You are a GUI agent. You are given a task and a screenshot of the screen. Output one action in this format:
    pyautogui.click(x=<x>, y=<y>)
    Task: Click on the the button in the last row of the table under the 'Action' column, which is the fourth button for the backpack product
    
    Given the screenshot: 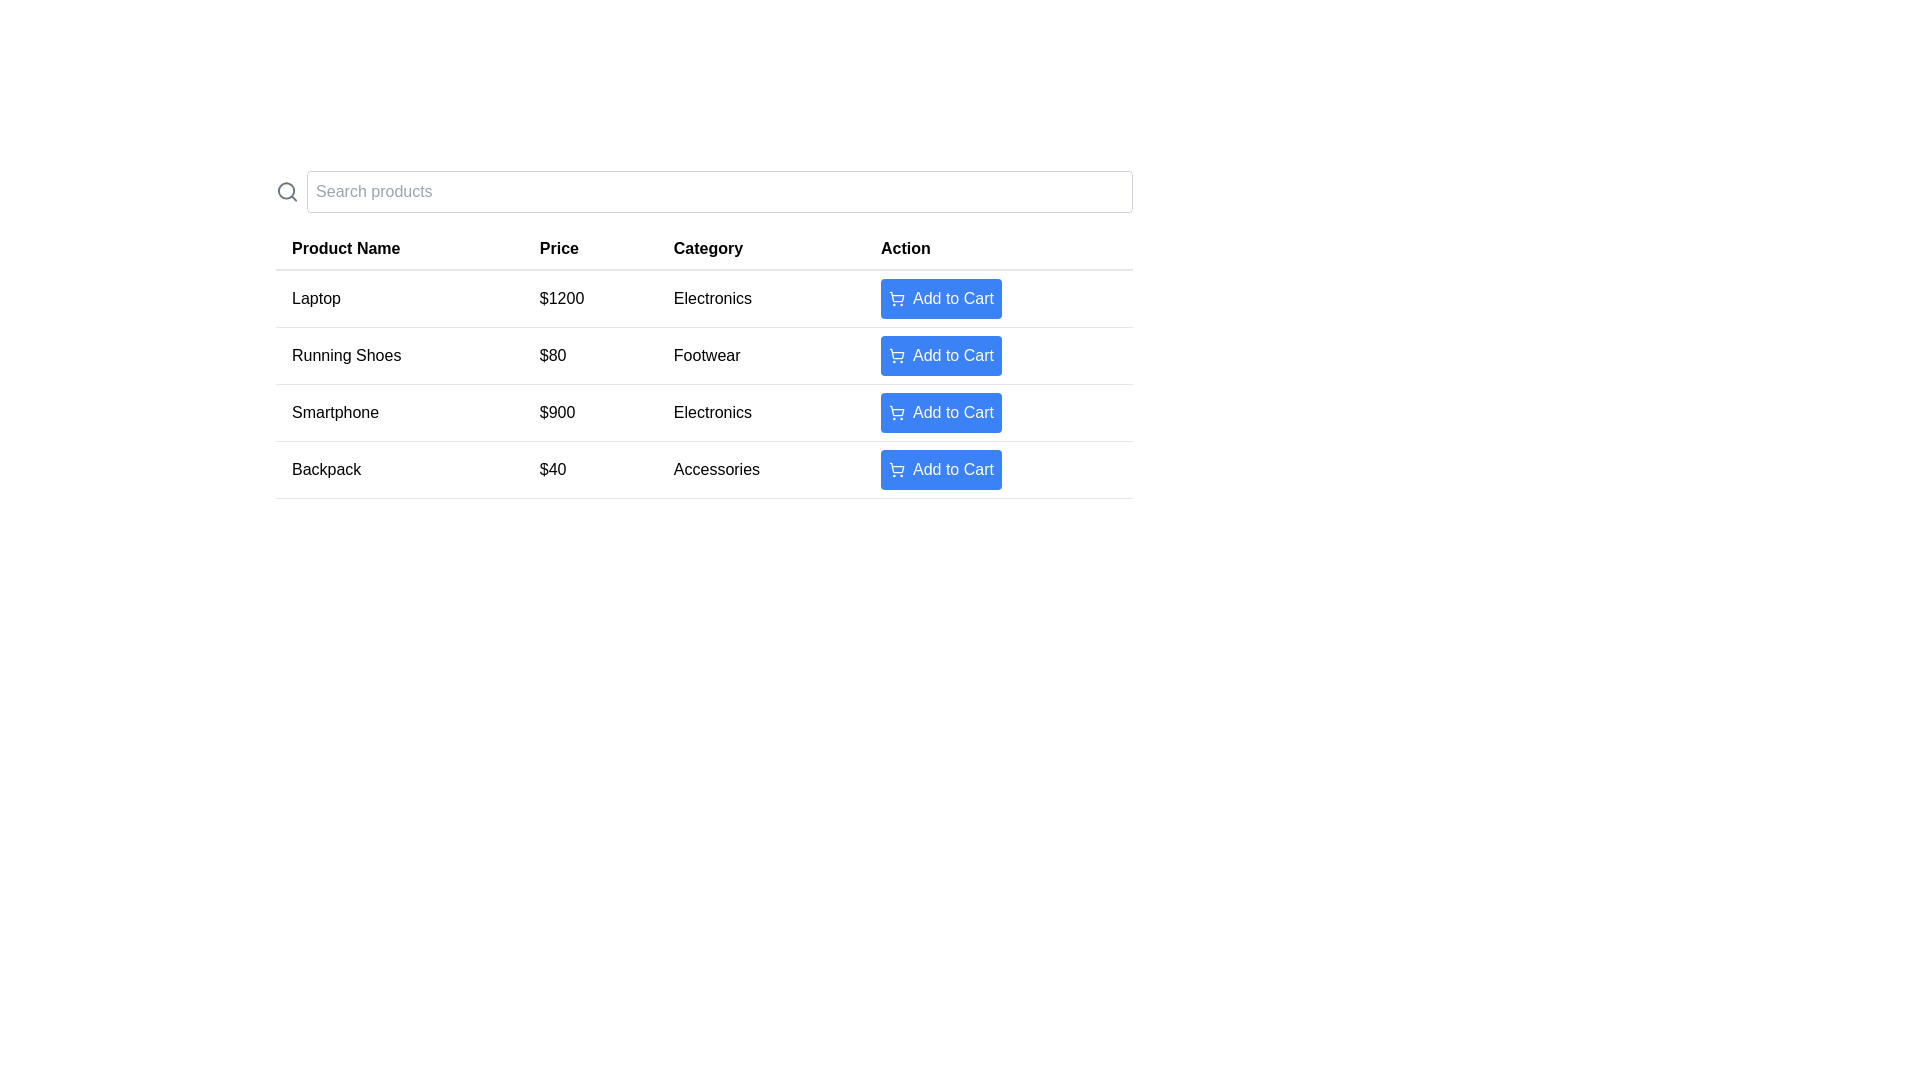 What is the action you would take?
    pyautogui.click(x=998, y=470)
    